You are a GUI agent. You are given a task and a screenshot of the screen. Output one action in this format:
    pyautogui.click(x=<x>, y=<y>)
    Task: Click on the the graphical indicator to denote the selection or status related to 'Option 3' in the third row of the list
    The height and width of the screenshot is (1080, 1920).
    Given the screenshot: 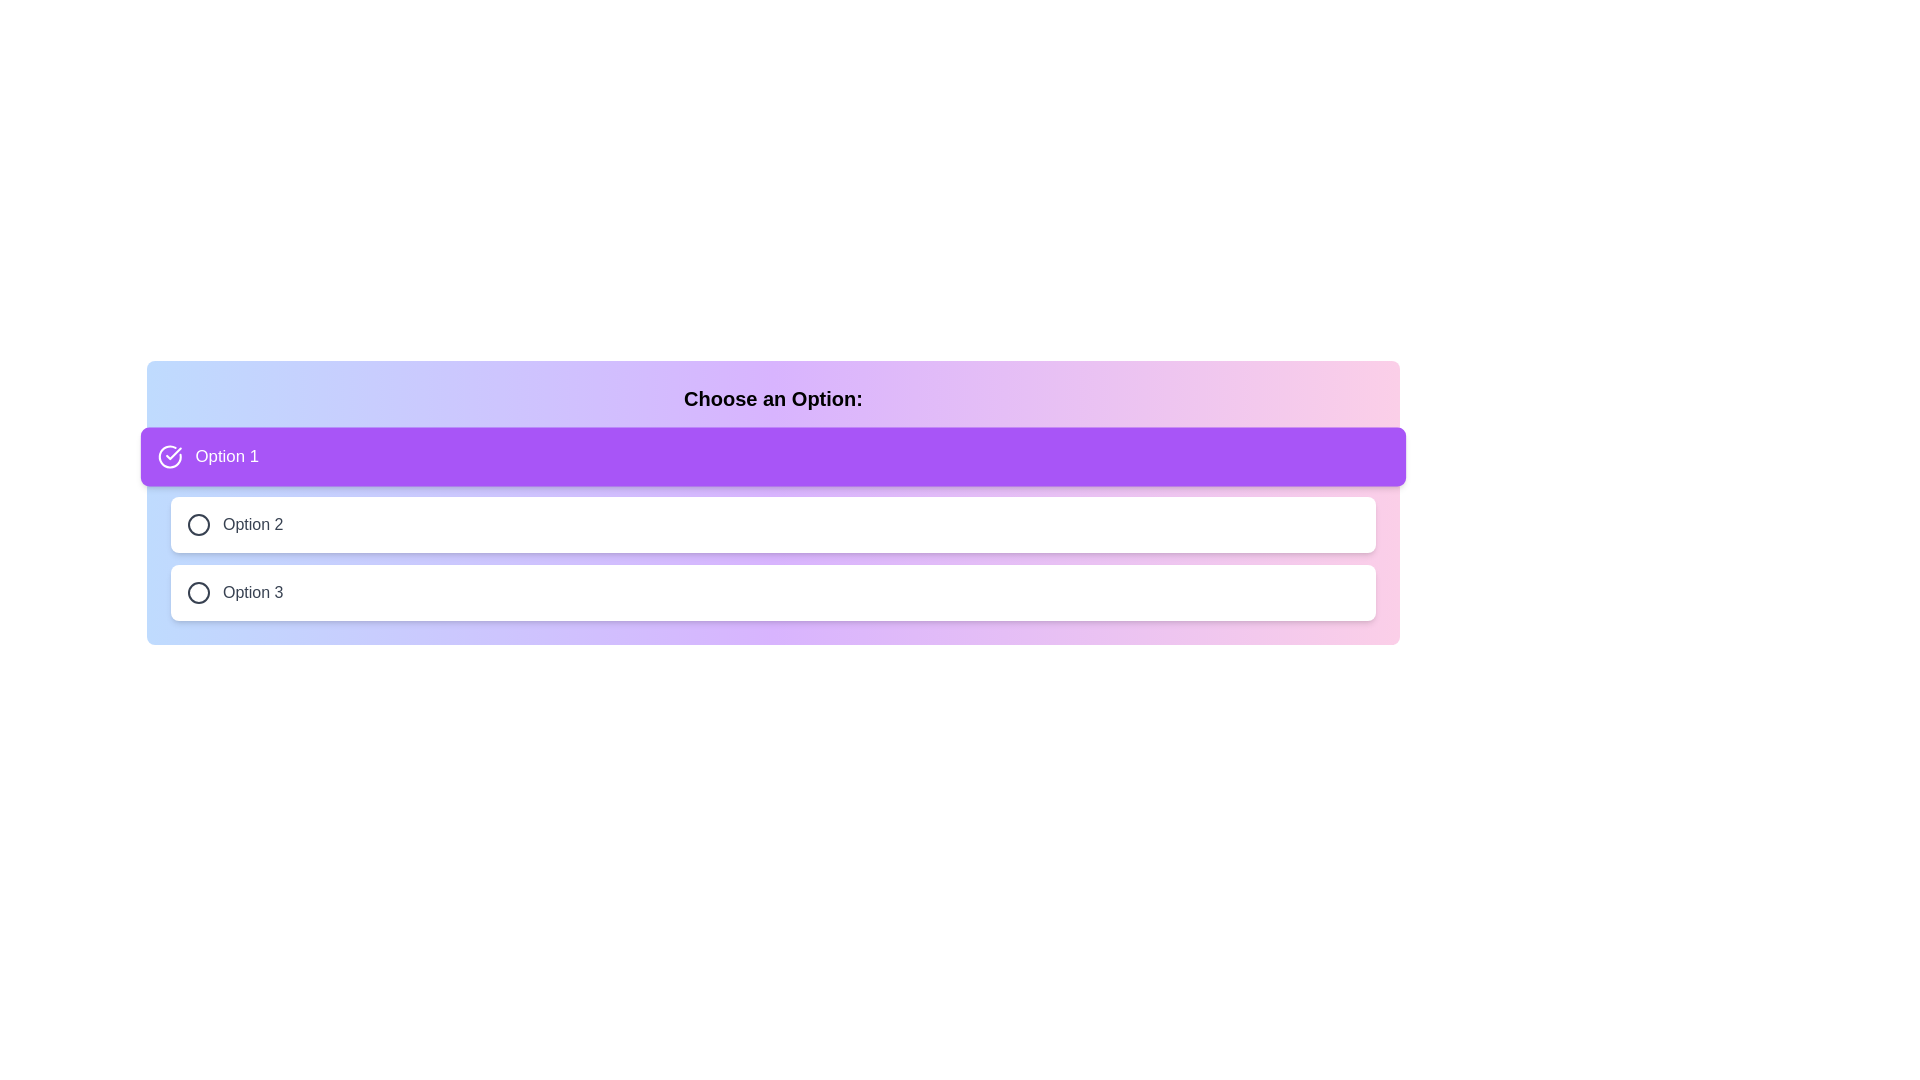 What is the action you would take?
    pyautogui.click(x=198, y=592)
    